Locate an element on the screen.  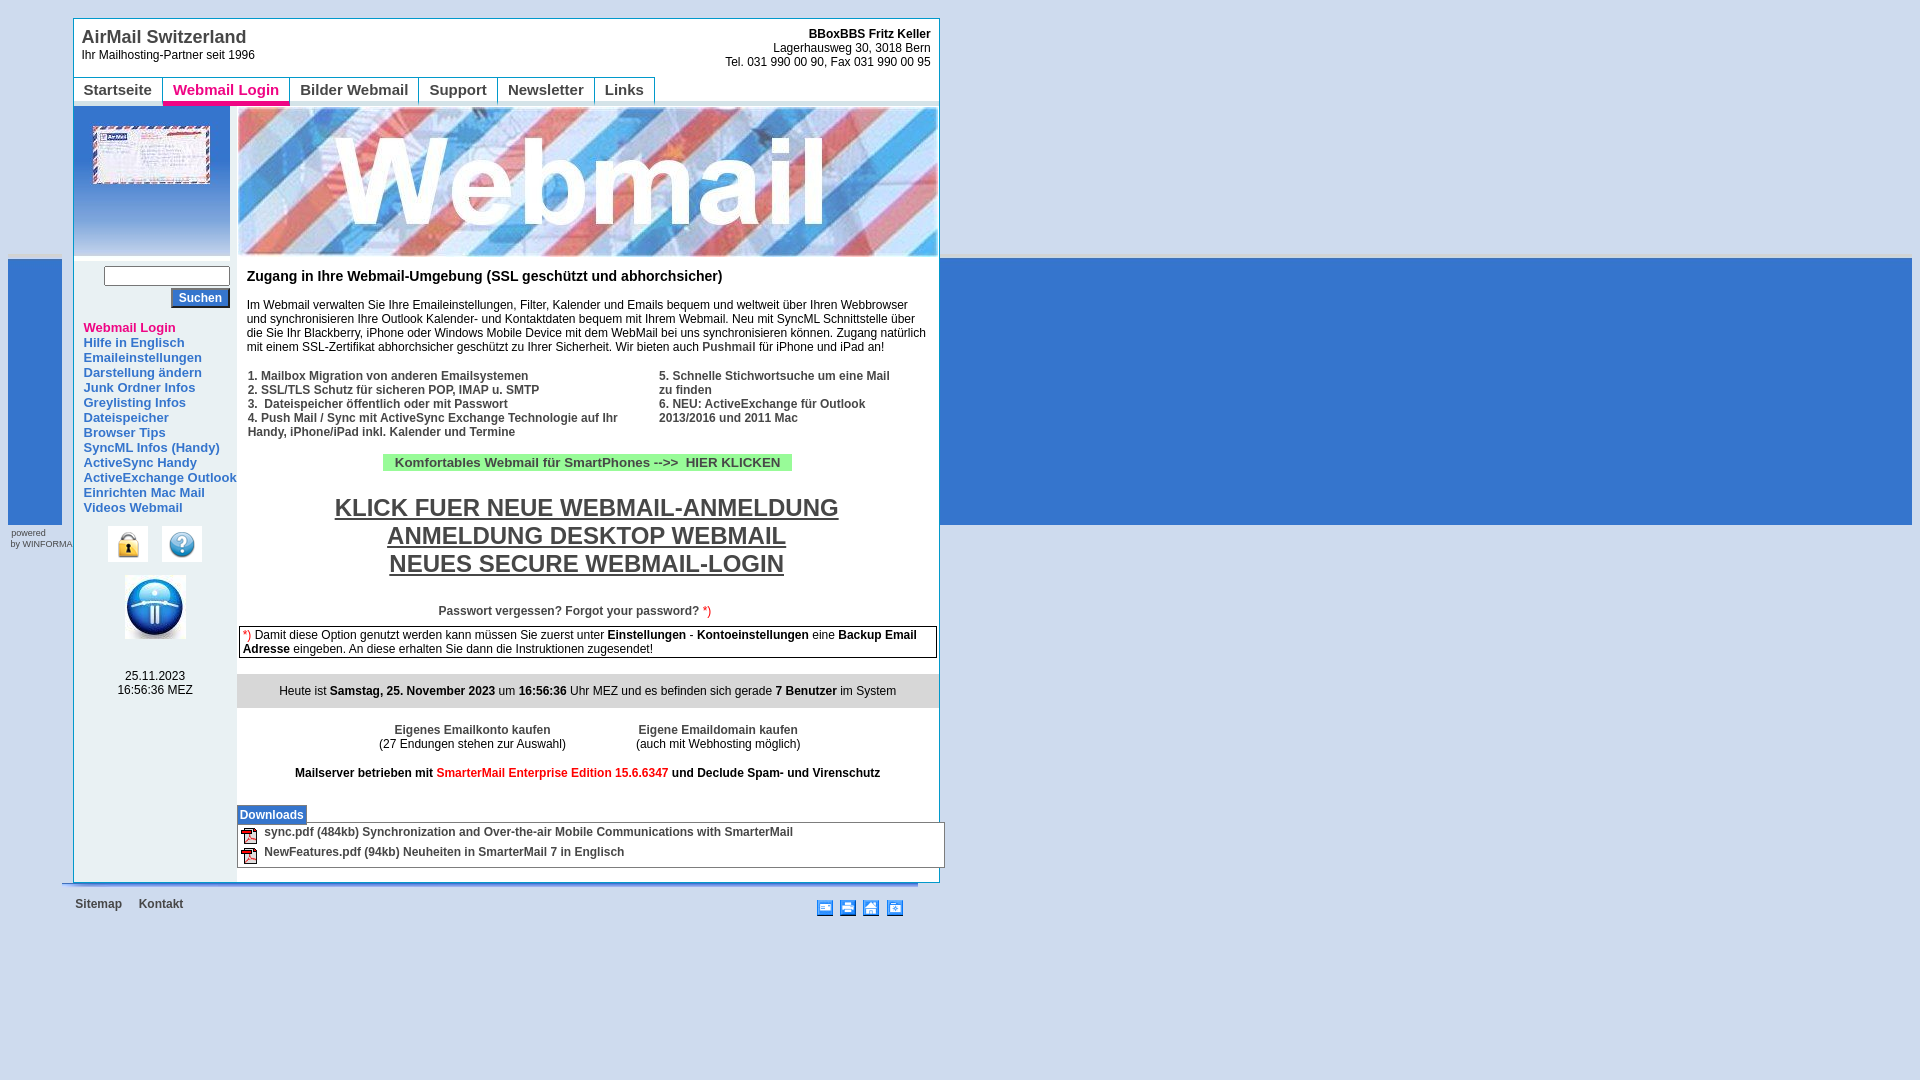
'5. Schnelle Stichwortsuche um eine Mail zu finden' is located at coordinates (773, 382).